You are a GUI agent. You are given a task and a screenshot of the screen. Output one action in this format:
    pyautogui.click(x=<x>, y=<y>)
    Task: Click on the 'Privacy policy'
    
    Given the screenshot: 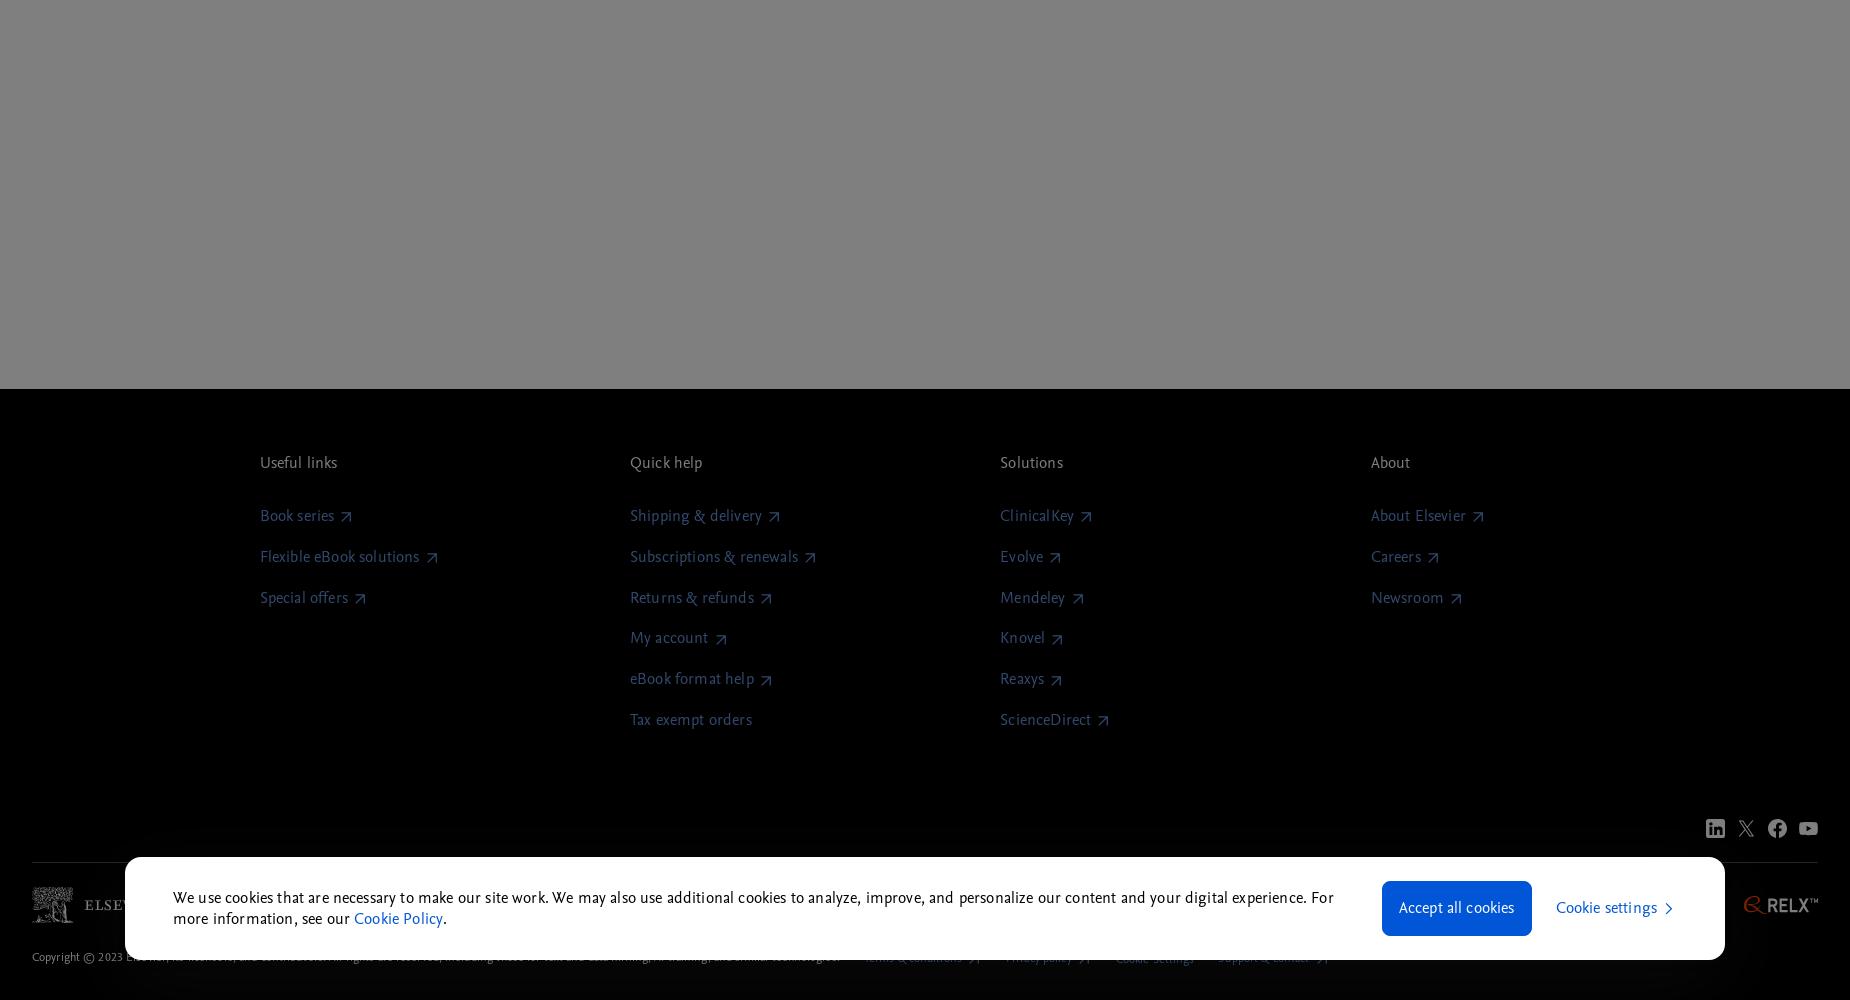 What is the action you would take?
    pyautogui.click(x=1003, y=957)
    